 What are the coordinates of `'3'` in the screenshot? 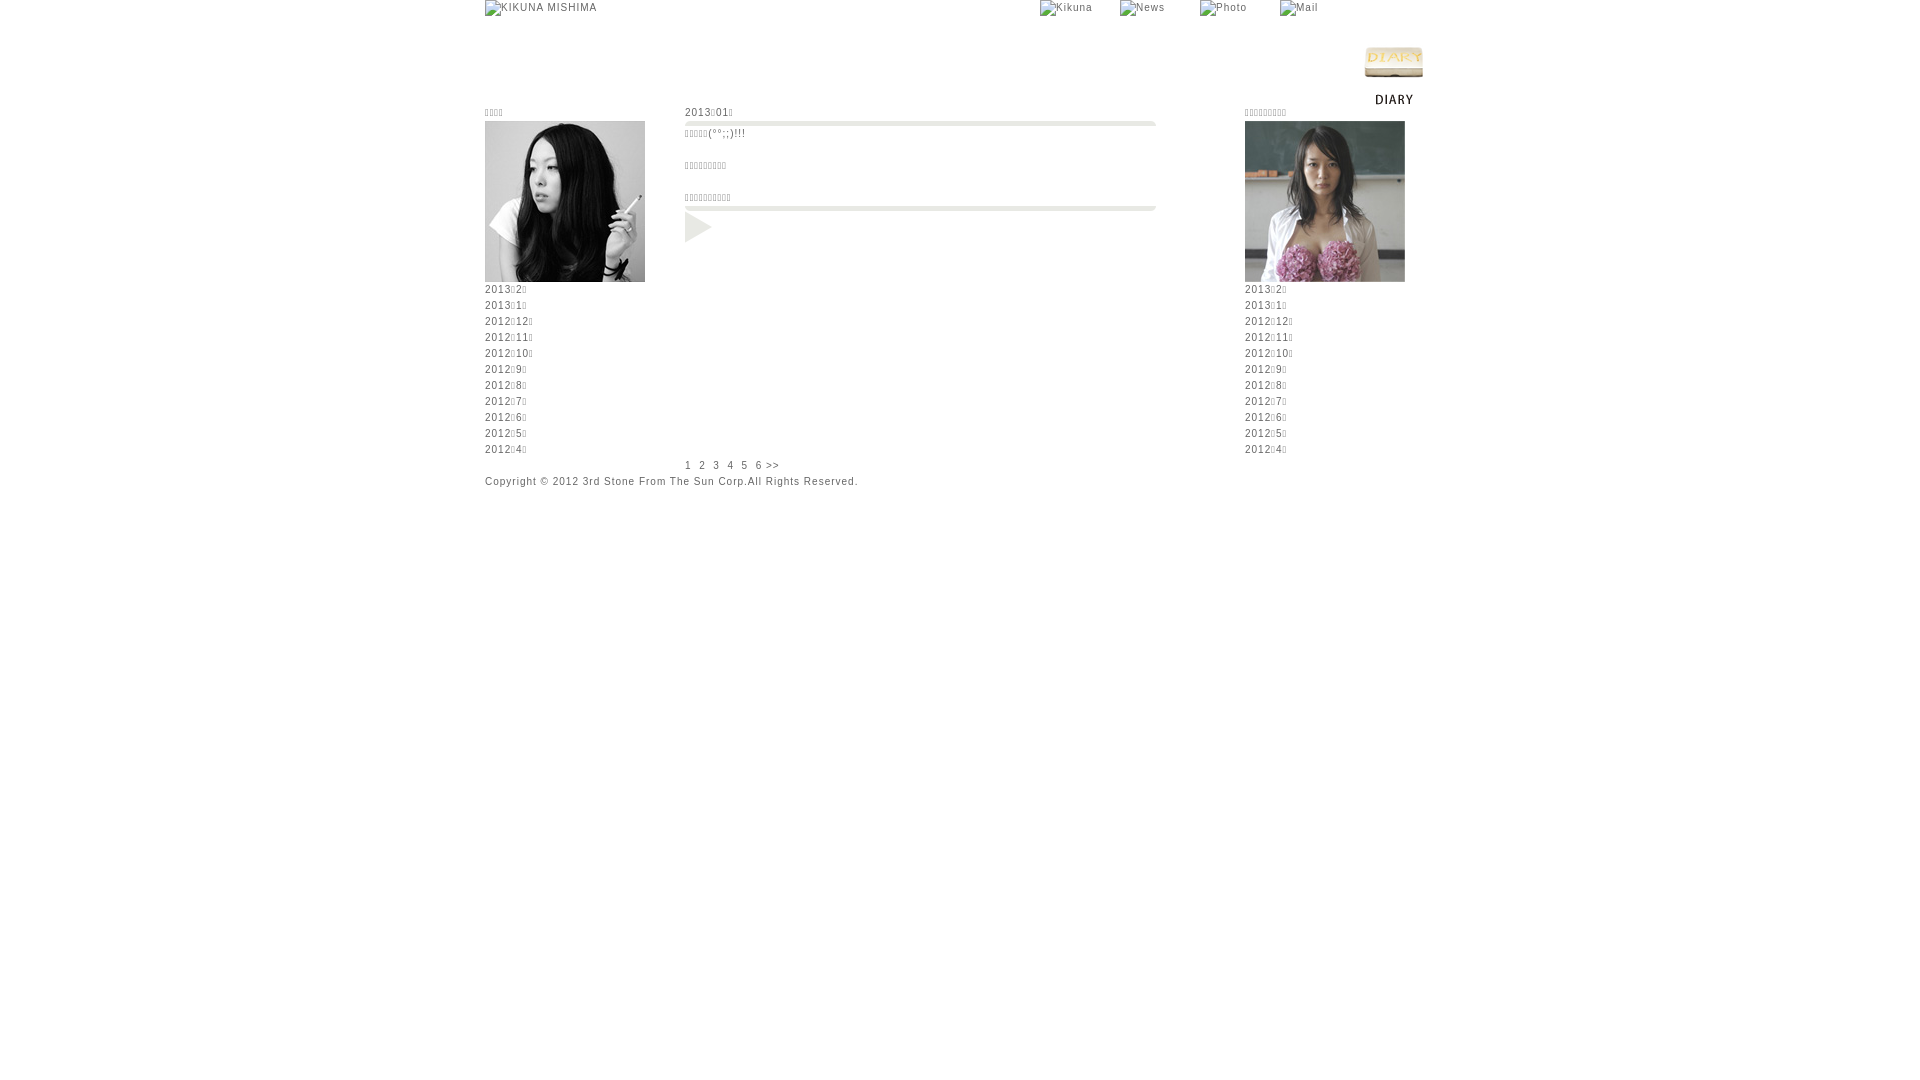 It's located at (716, 465).